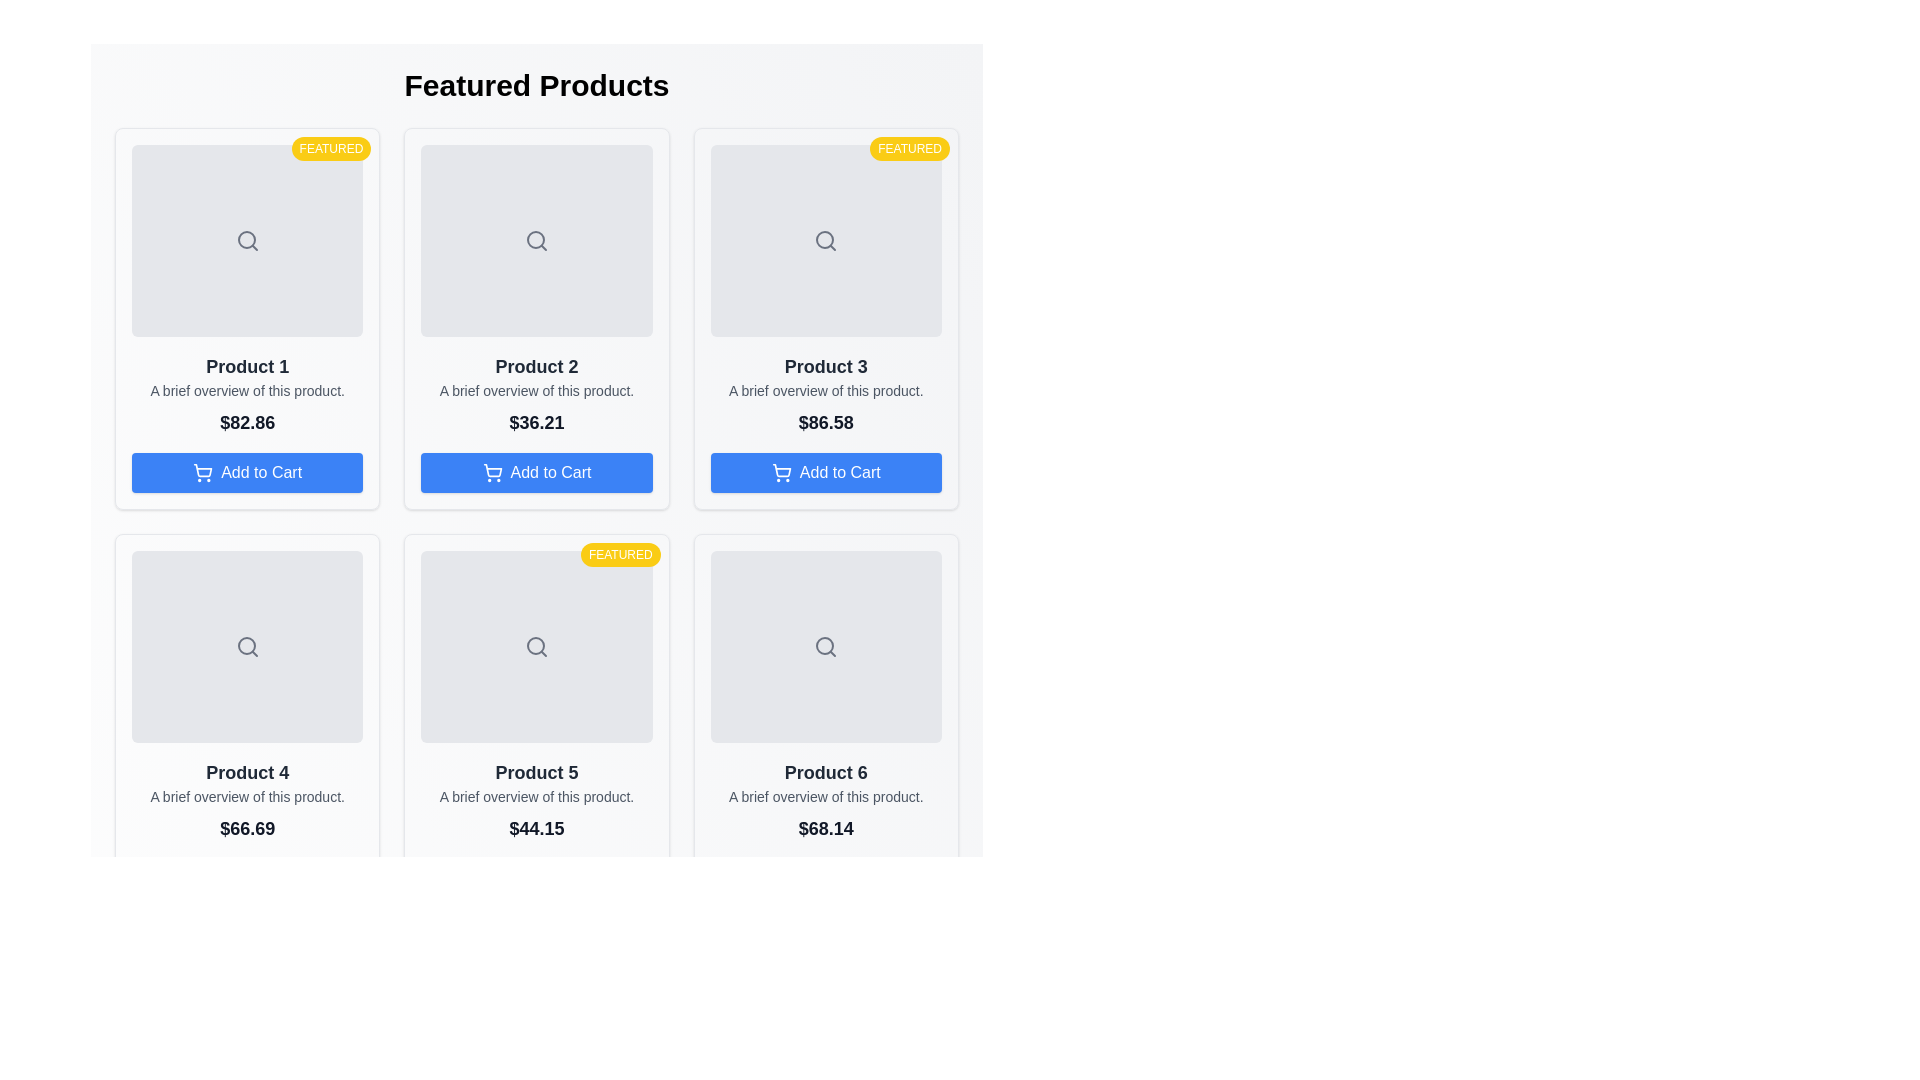 This screenshot has width=1920, height=1080. I want to click on the price label displaying 'Product 2' located in the center column of the grid layout, directly above the 'Add to Cart' button, so click(537, 422).